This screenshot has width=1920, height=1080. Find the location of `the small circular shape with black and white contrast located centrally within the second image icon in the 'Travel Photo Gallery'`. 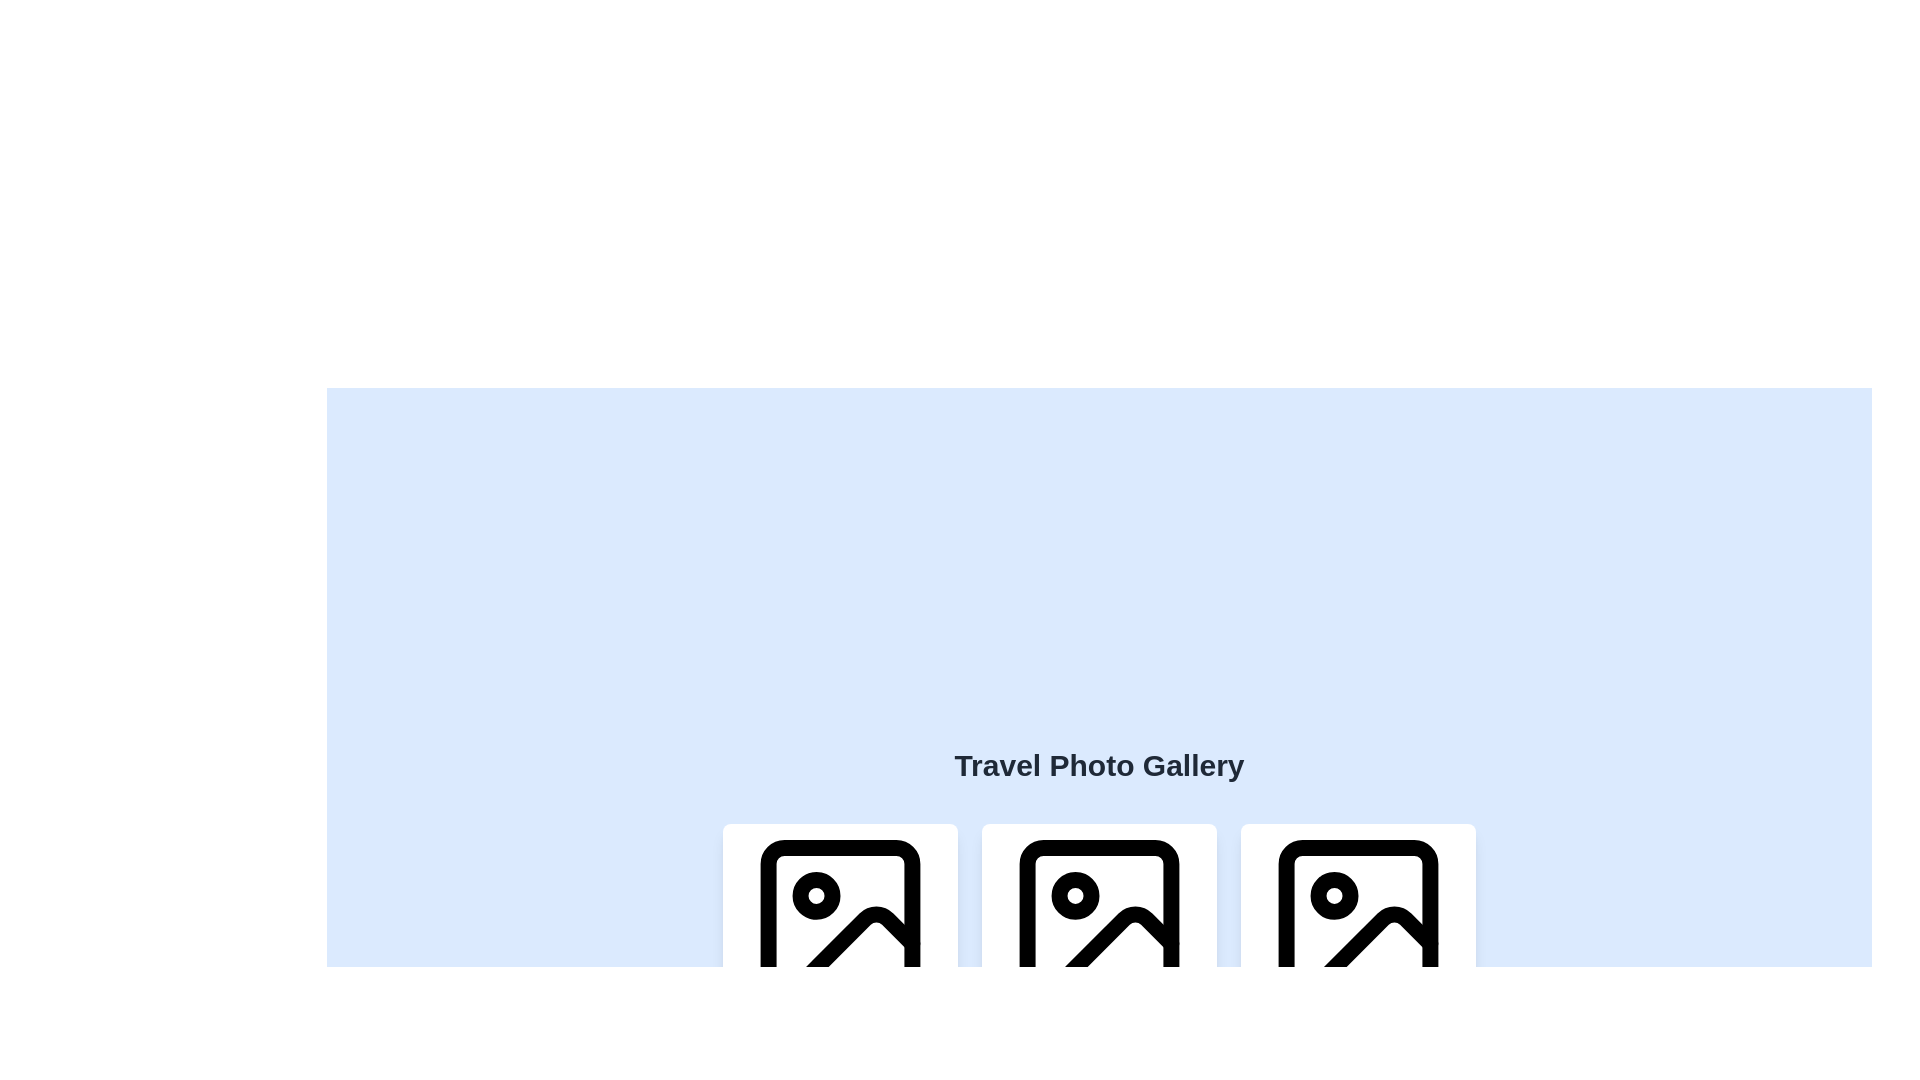

the small circular shape with black and white contrast located centrally within the second image icon in the 'Travel Photo Gallery' is located at coordinates (1074, 894).